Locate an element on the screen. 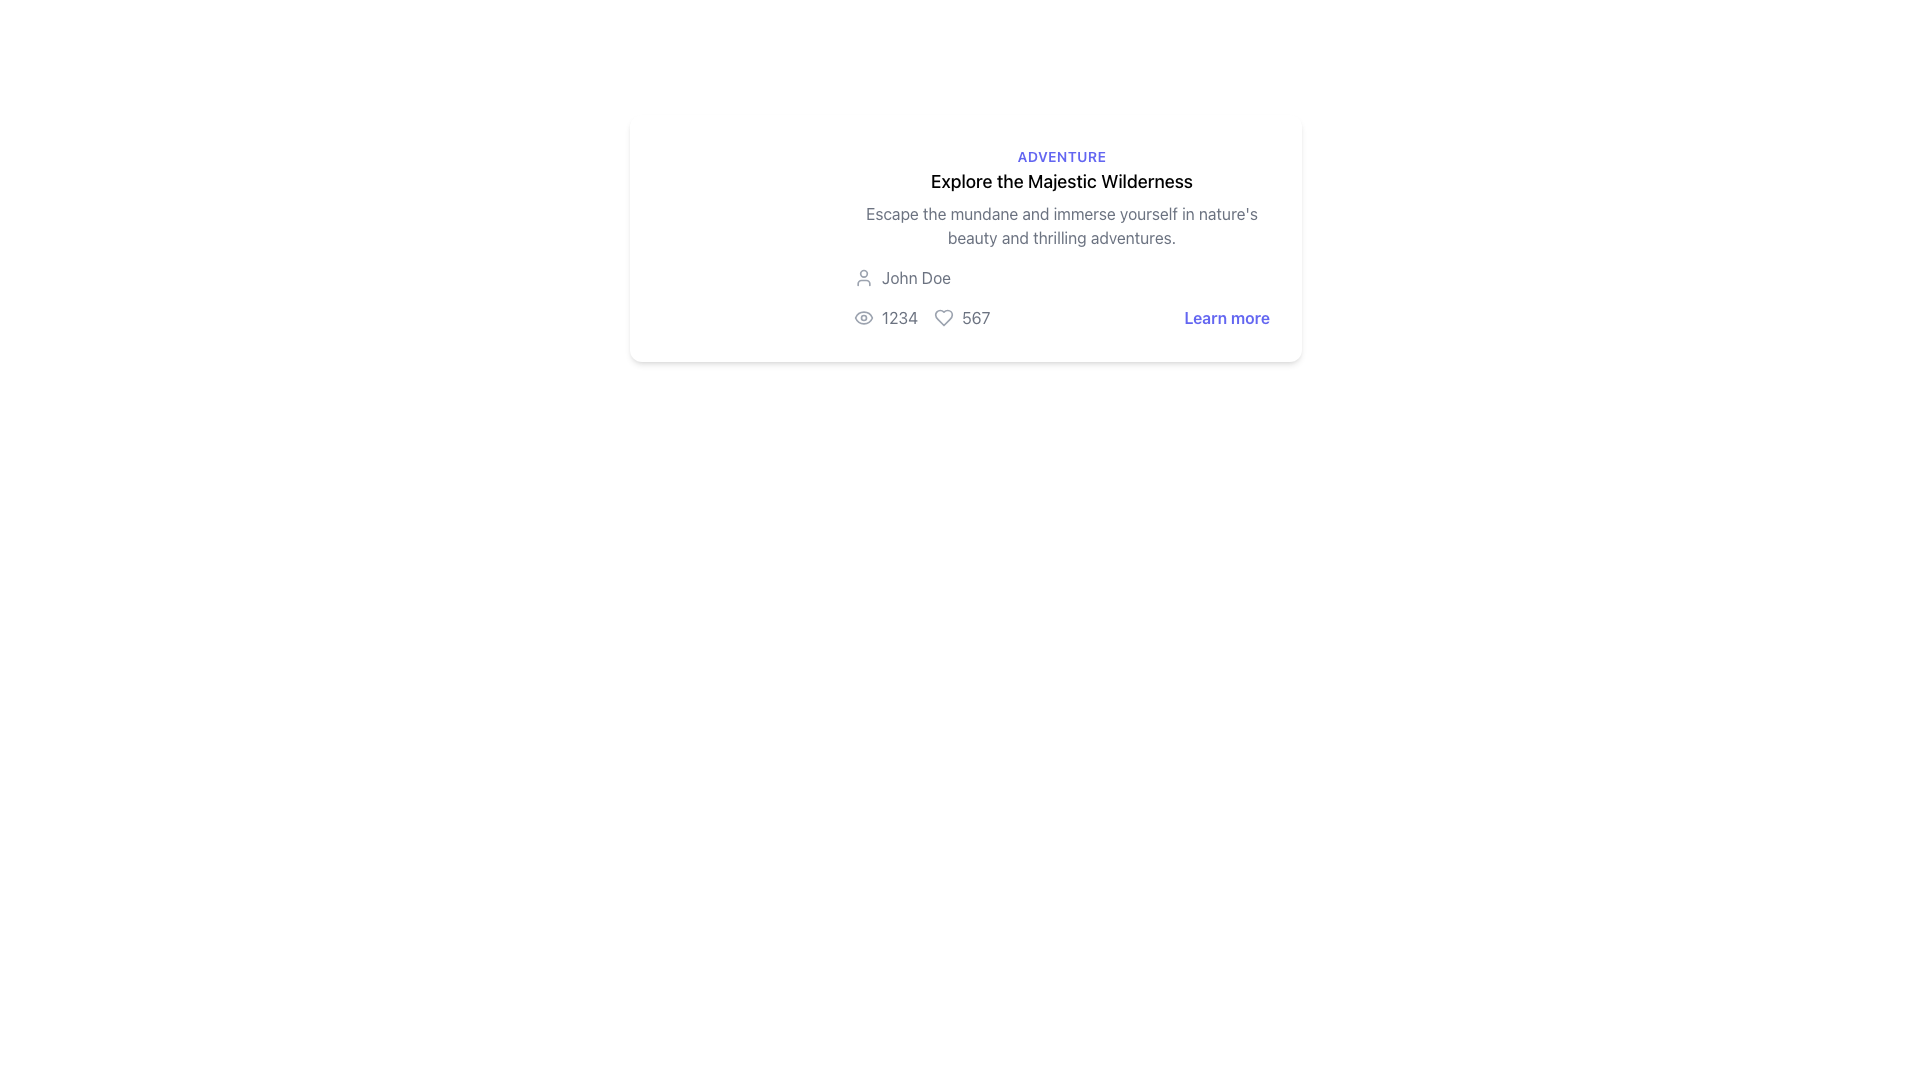 This screenshot has height=1080, width=1920. the textual hyperlink 'Learn more' styled in bold indigo-blue font is located at coordinates (1226, 316).